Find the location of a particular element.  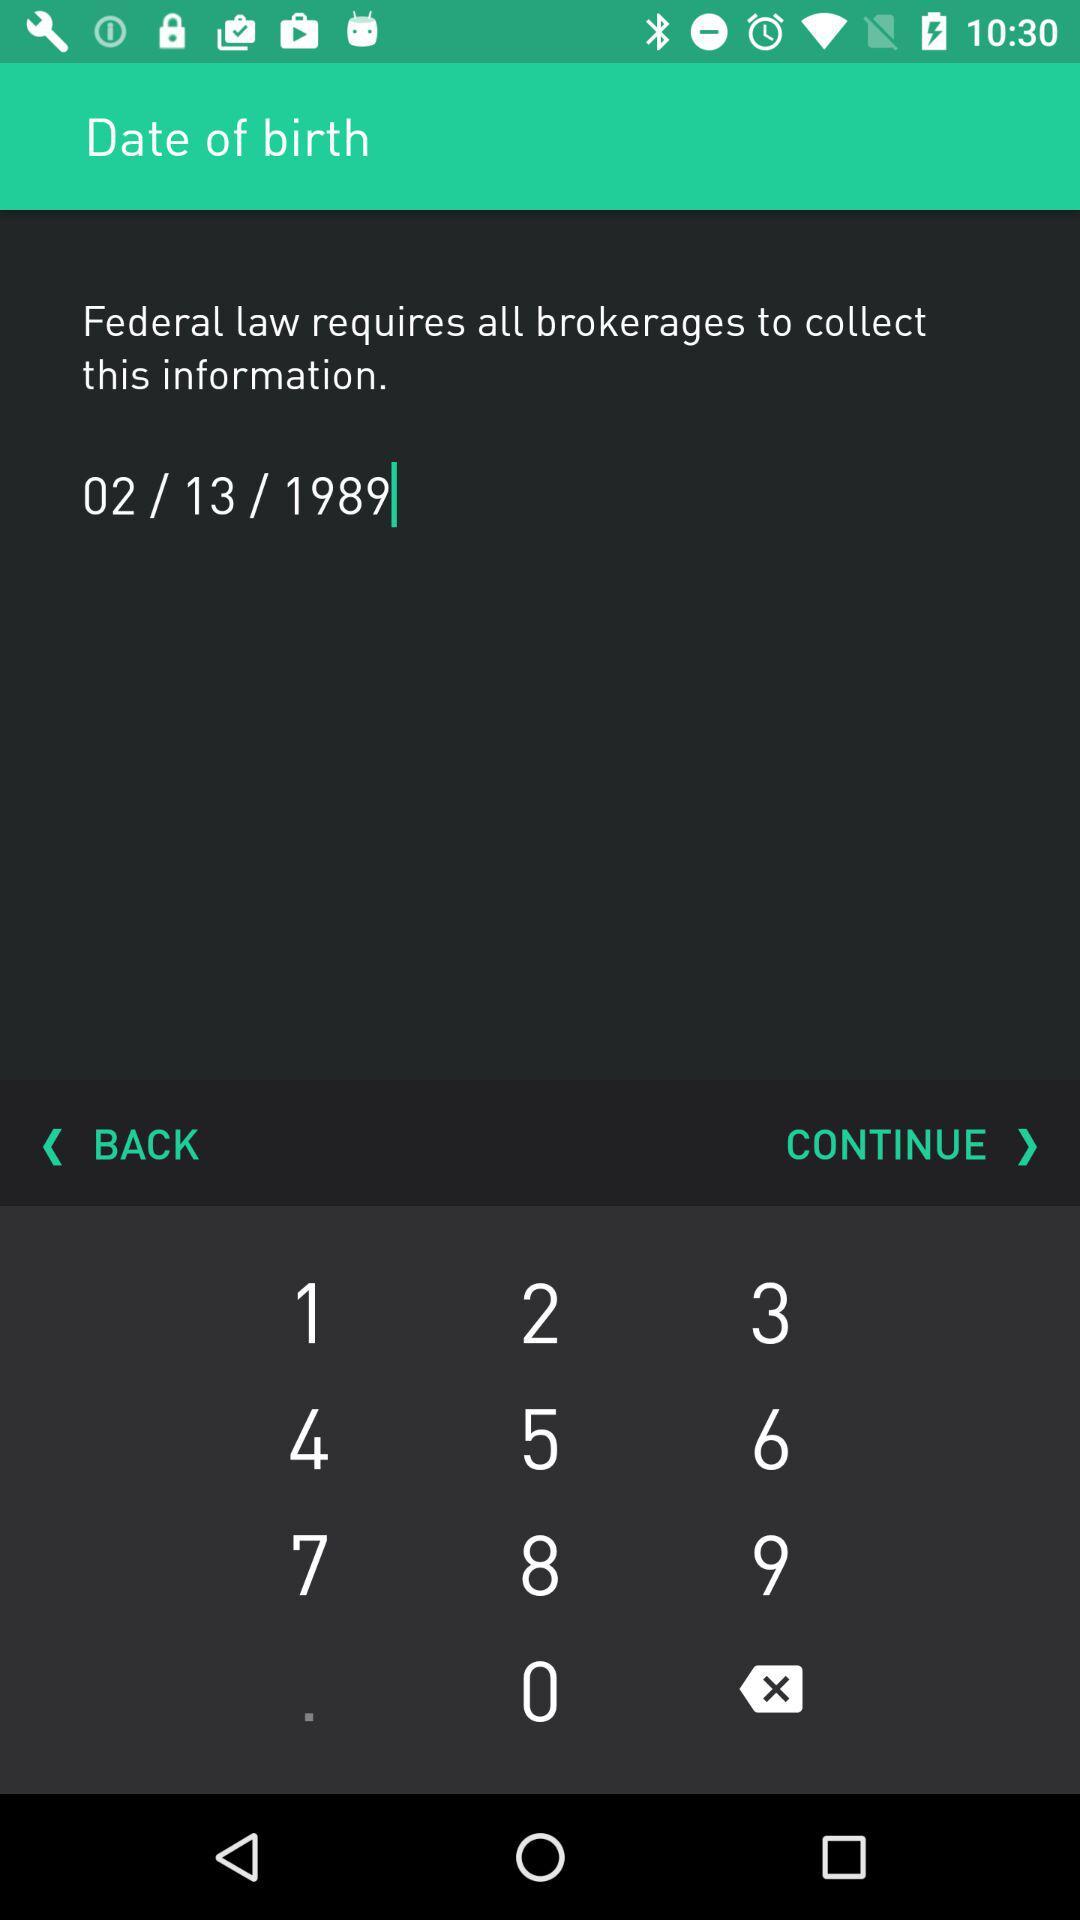

the icon below the 7 icon is located at coordinates (540, 1688).